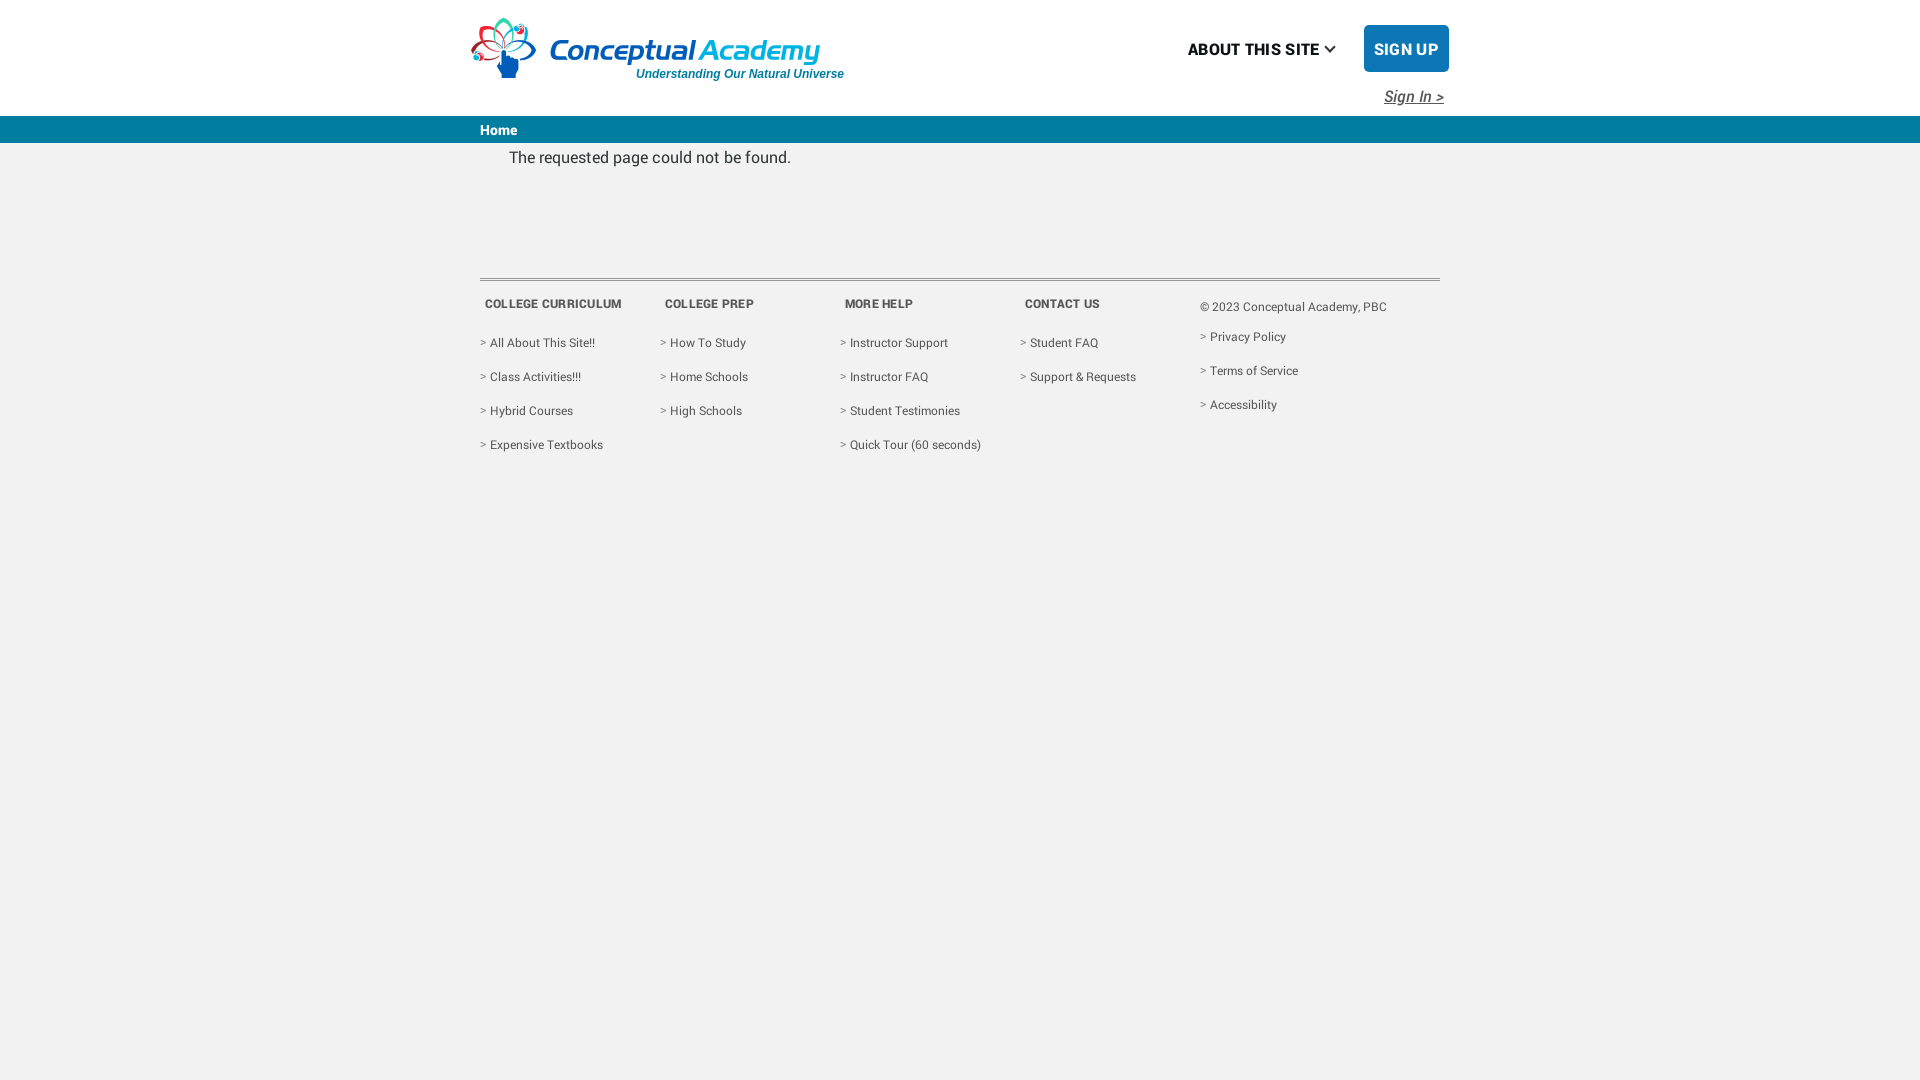 This screenshot has height=1080, width=1920. I want to click on 'Instructor Support', so click(897, 341).